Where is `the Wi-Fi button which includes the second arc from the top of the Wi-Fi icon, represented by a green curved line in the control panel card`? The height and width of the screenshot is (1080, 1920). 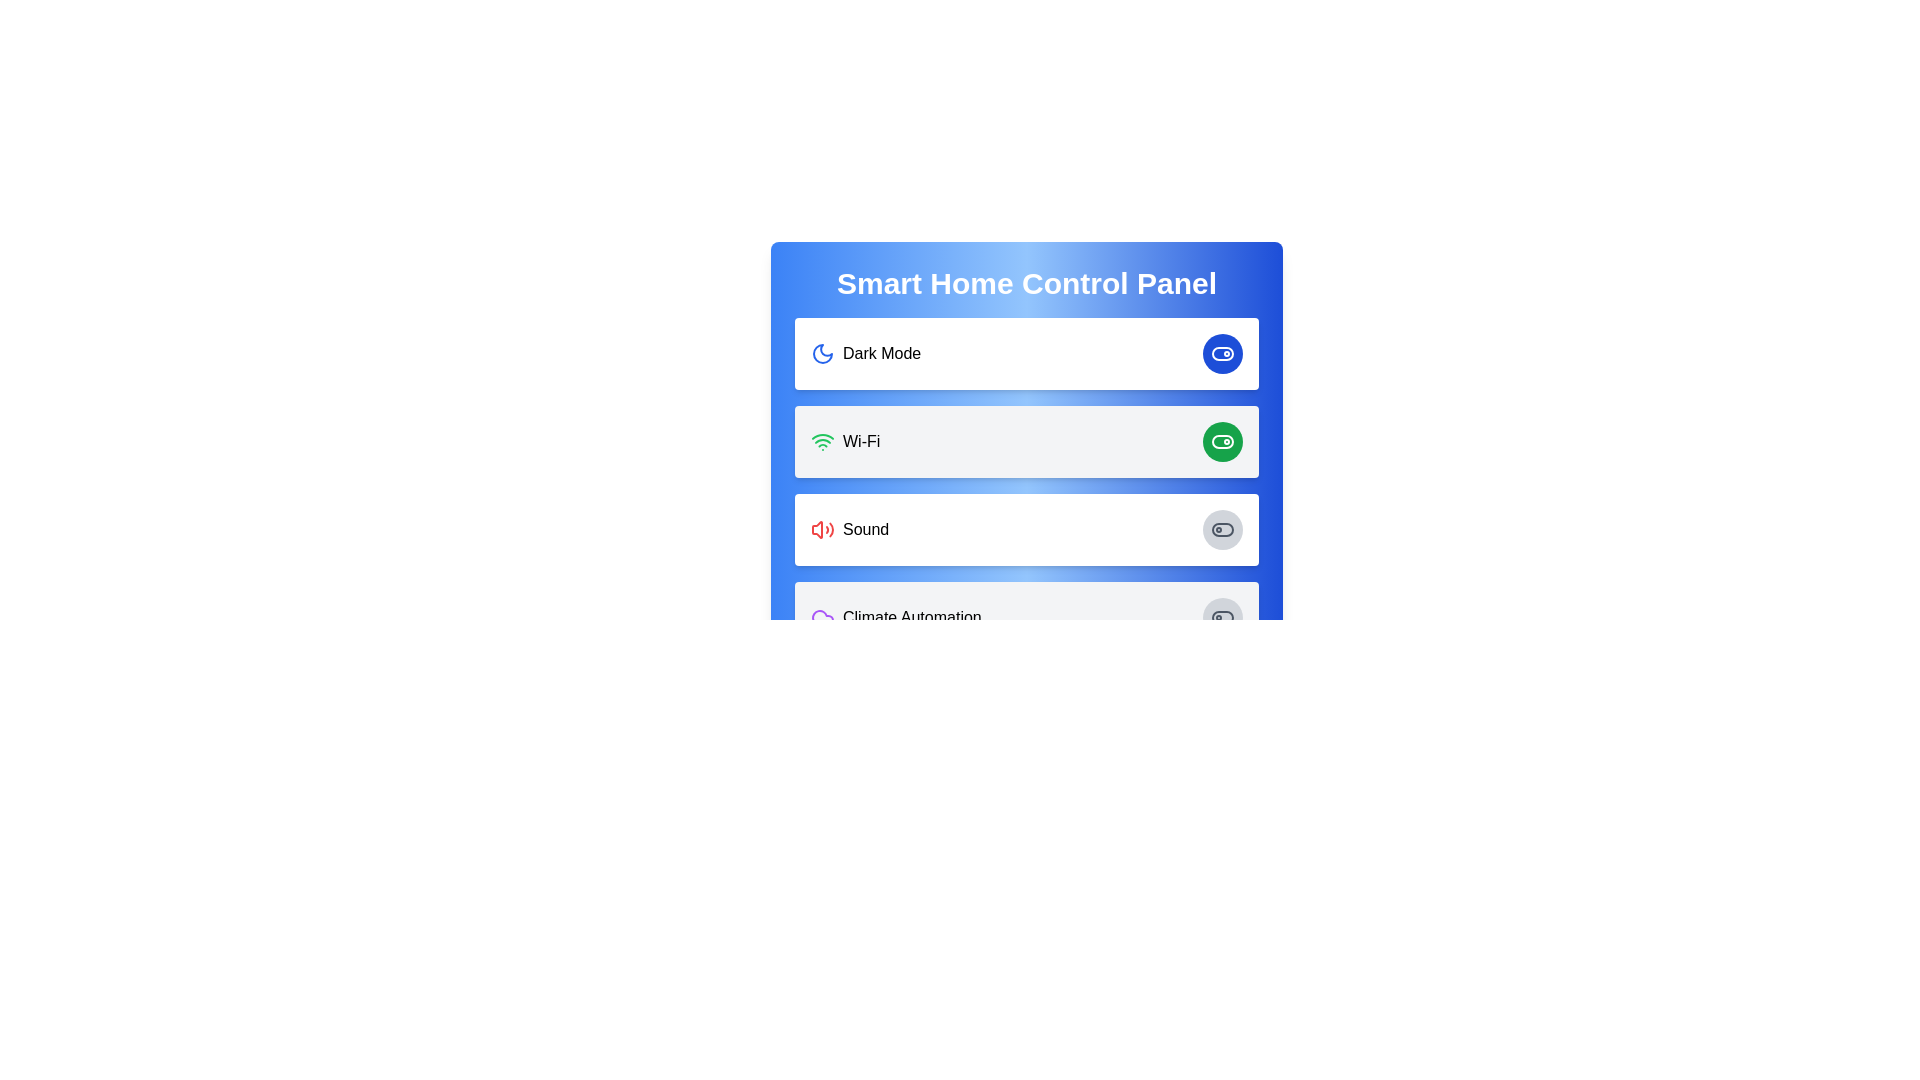 the Wi-Fi button which includes the second arc from the top of the Wi-Fi icon, represented by a green curved line in the control panel card is located at coordinates (822, 434).